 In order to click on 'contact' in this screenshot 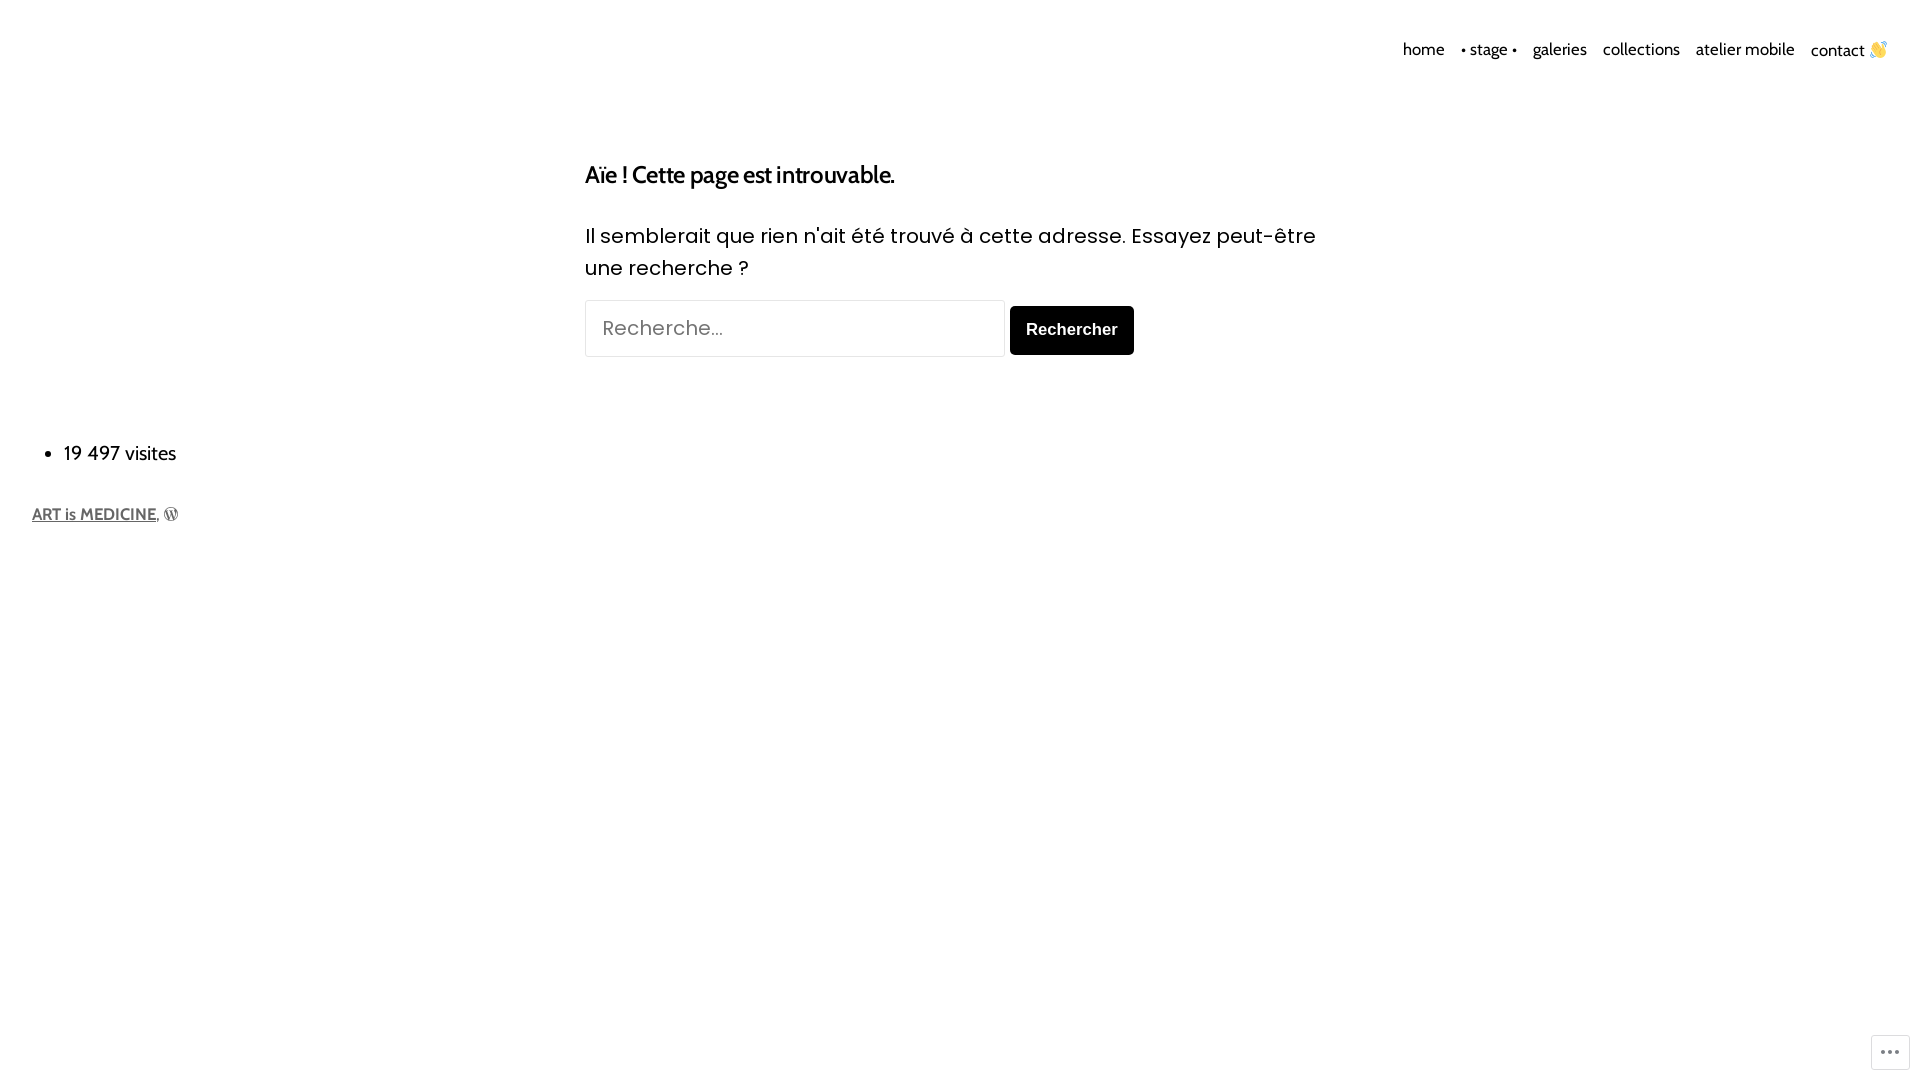, I will do `click(1803, 49)`.